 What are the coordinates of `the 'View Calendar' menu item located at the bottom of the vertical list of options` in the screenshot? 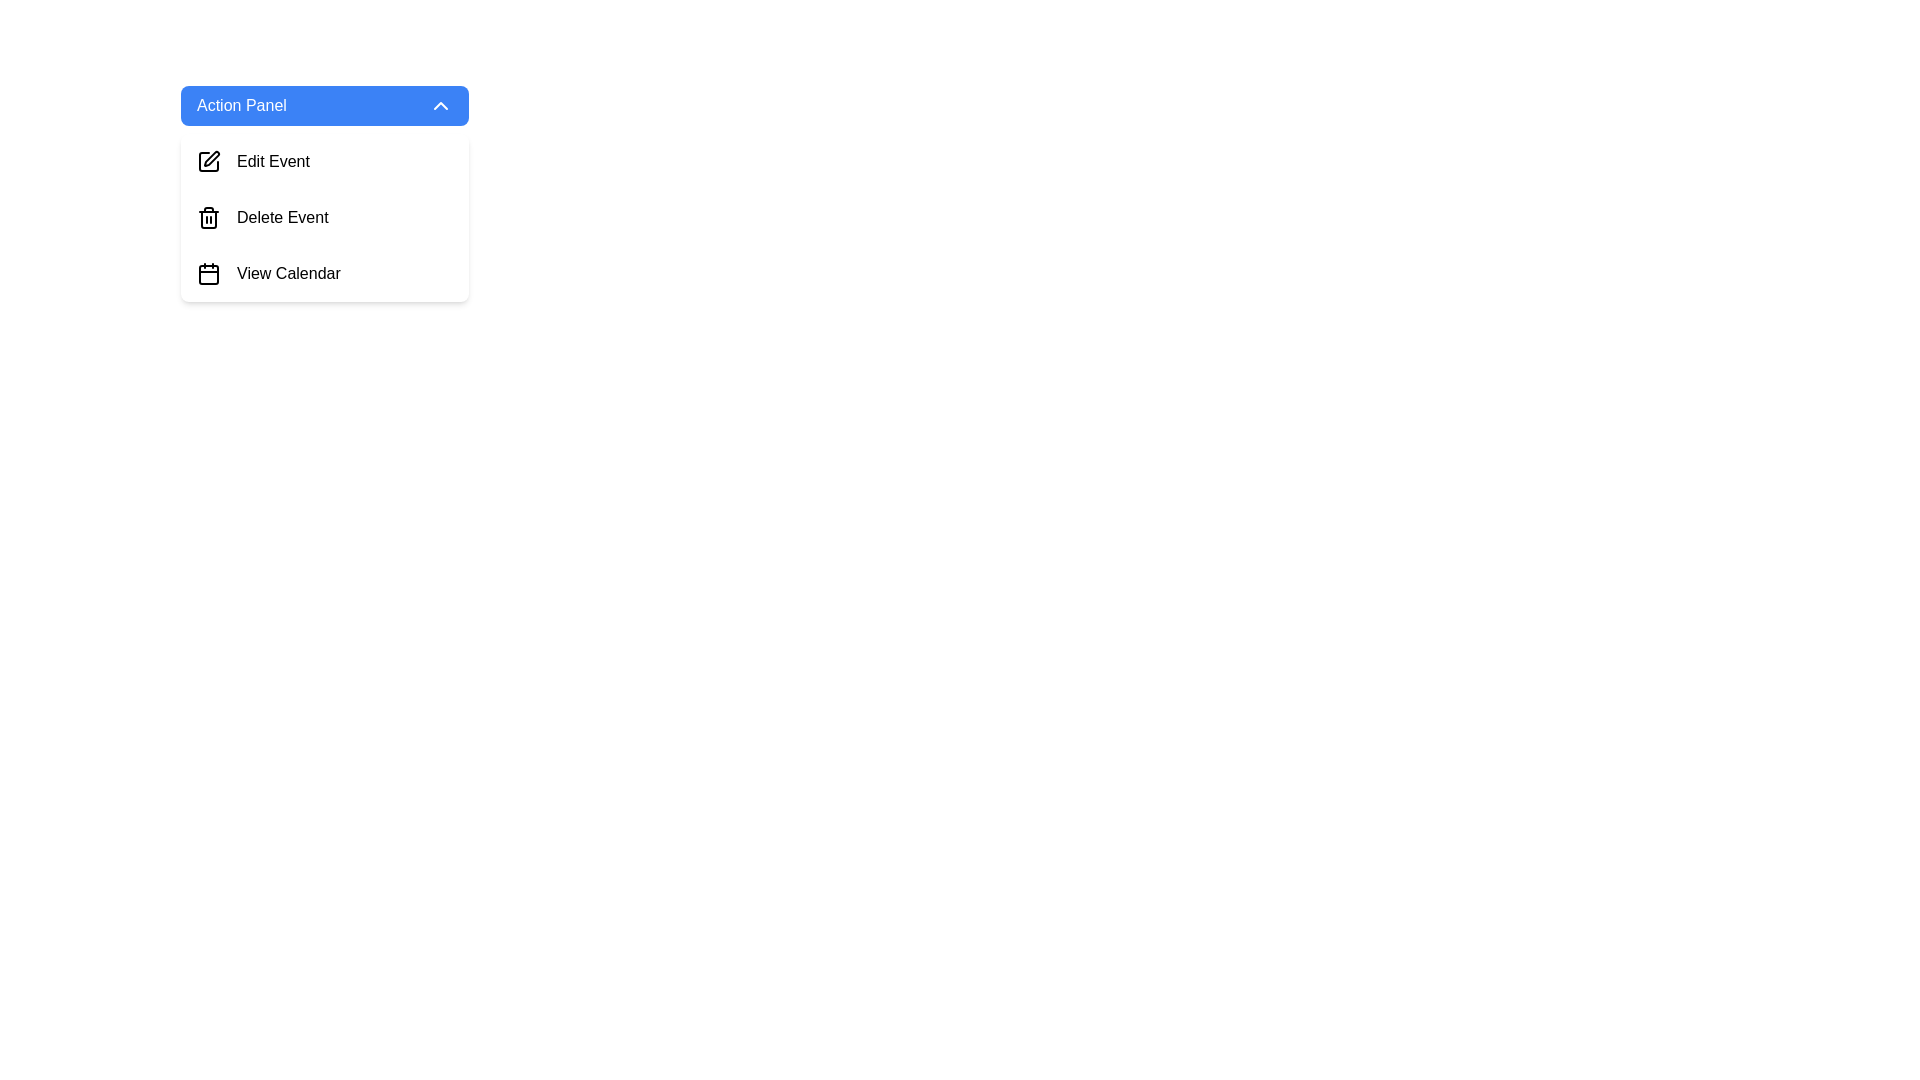 It's located at (287, 273).